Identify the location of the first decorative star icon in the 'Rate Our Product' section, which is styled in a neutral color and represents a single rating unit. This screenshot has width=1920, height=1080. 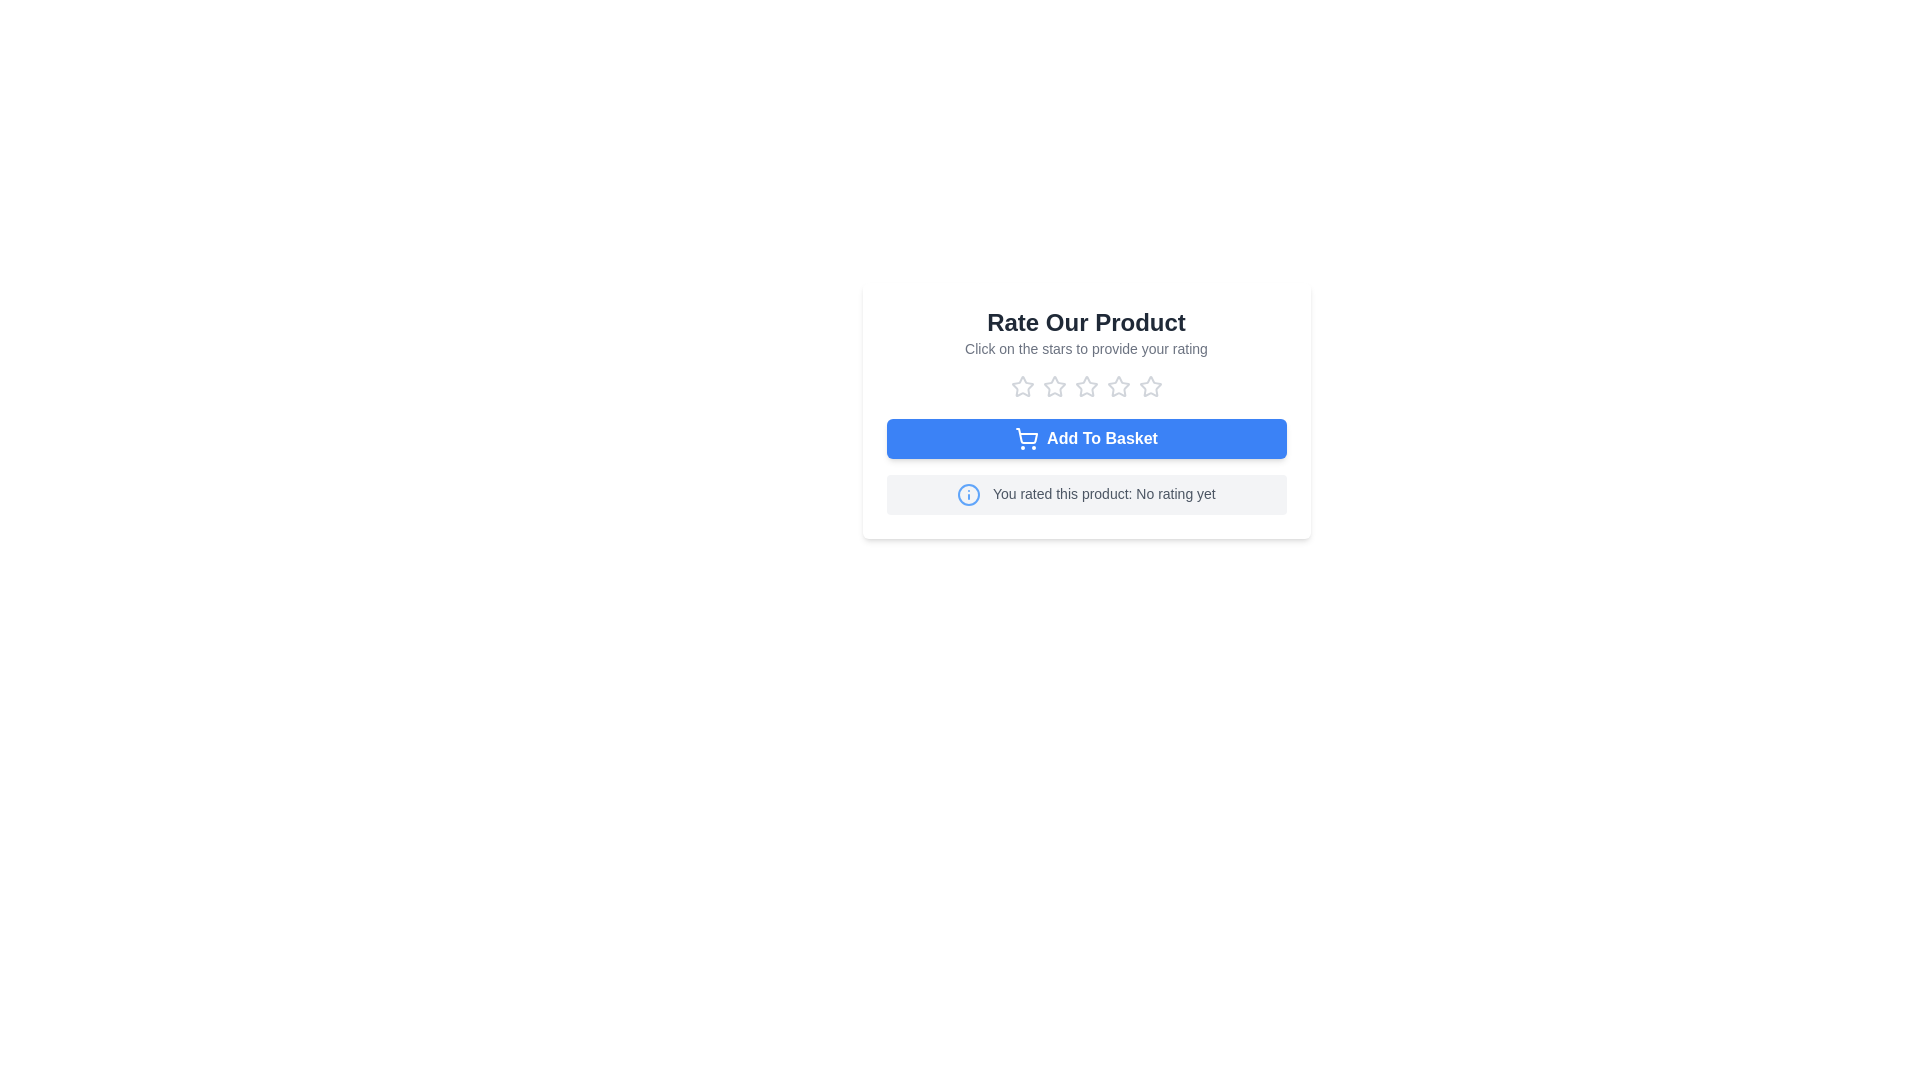
(1022, 386).